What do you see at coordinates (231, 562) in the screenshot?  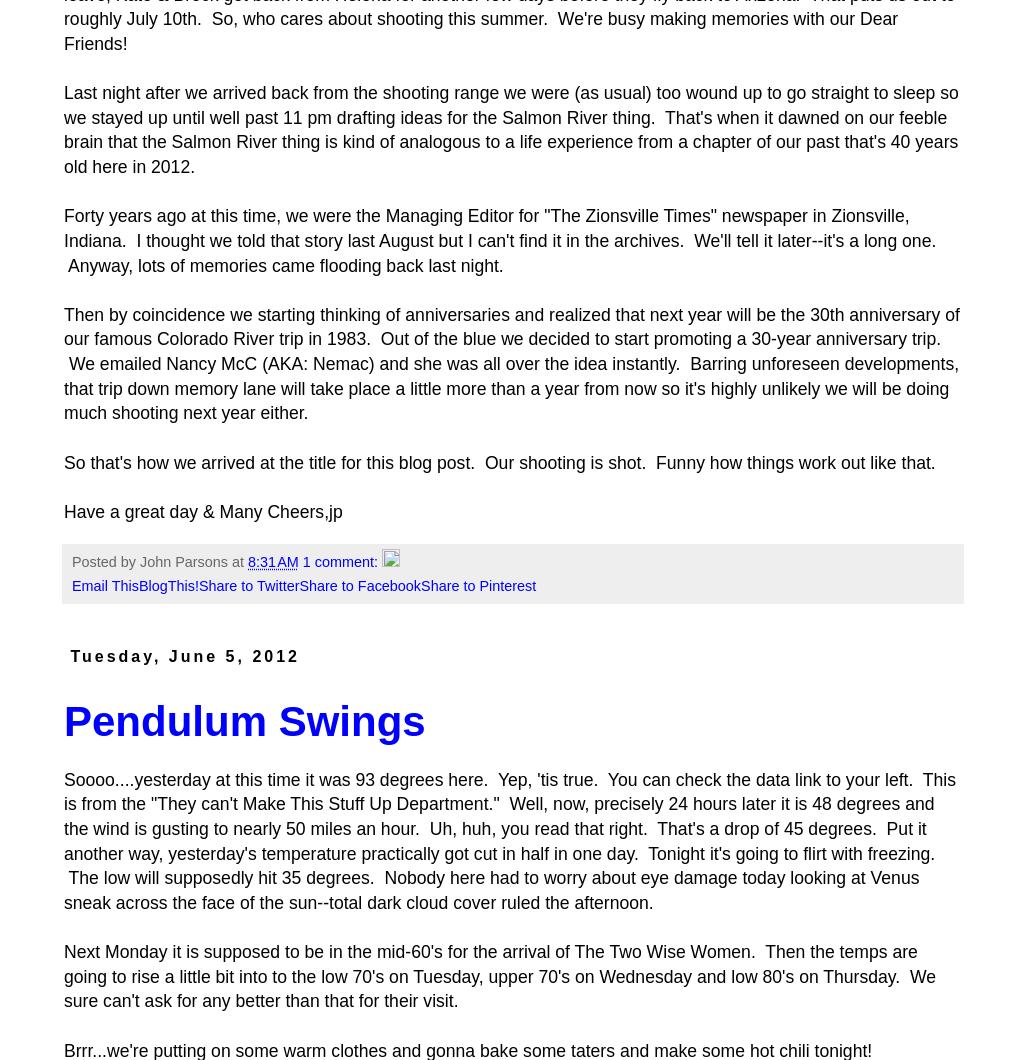 I see `'at'` at bounding box center [231, 562].